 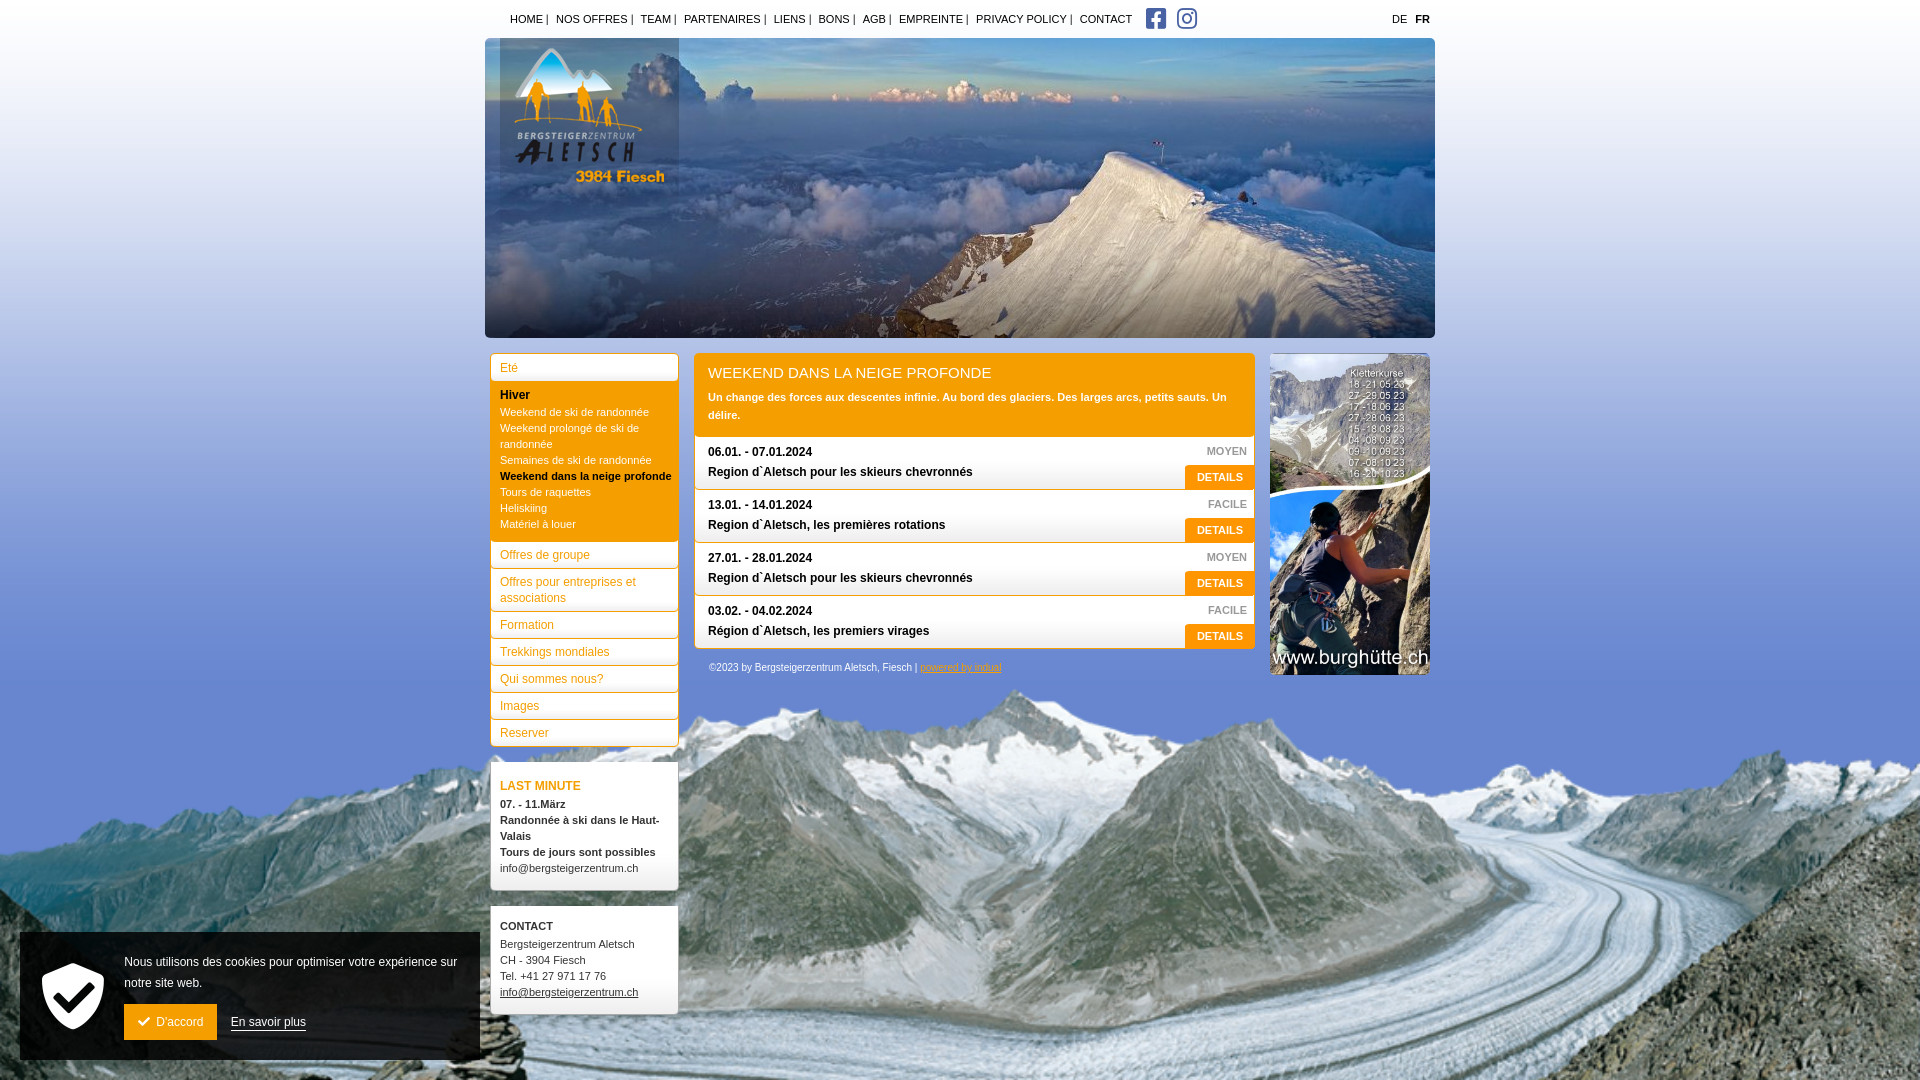 I want to click on 'Images', so click(x=583, y=700).